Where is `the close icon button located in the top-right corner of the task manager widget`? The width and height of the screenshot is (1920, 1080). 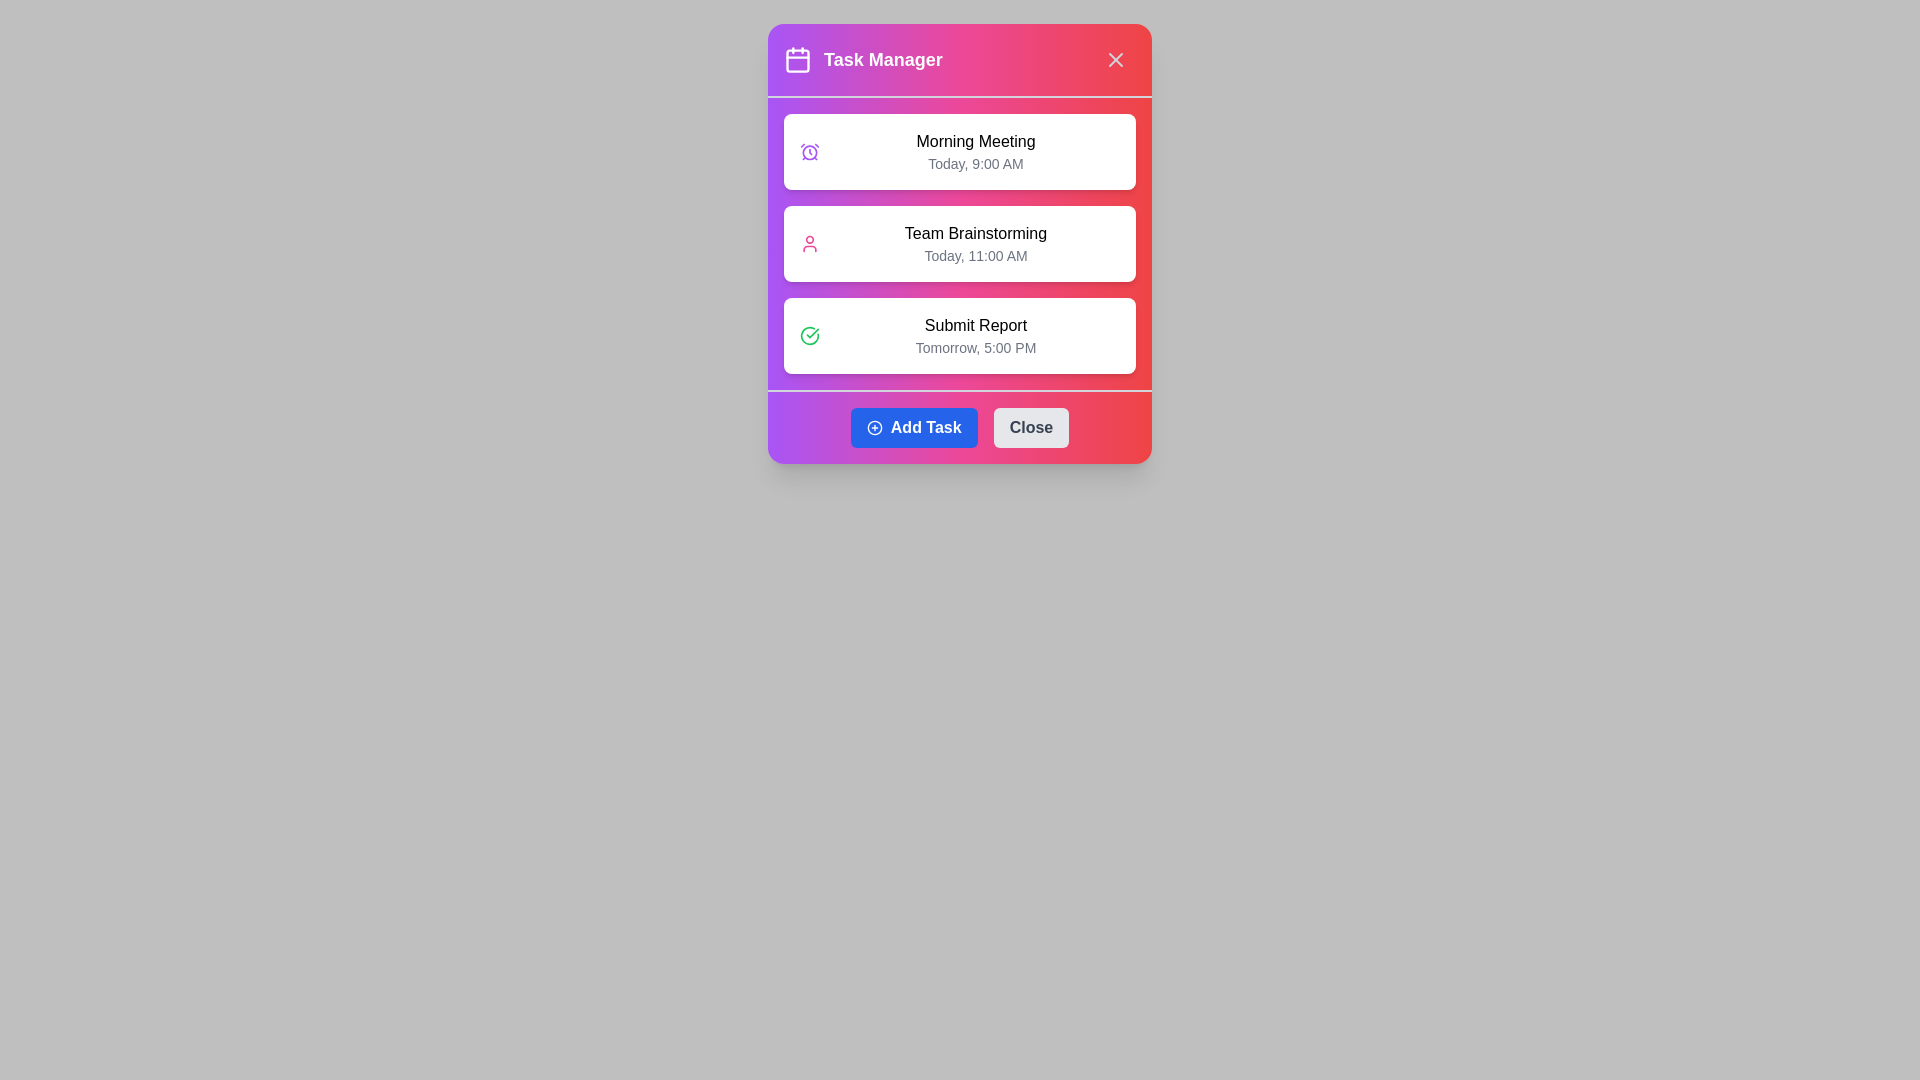 the close icon button located in the top-right corner of the task manager widget is located at coordinates (1115, 59).